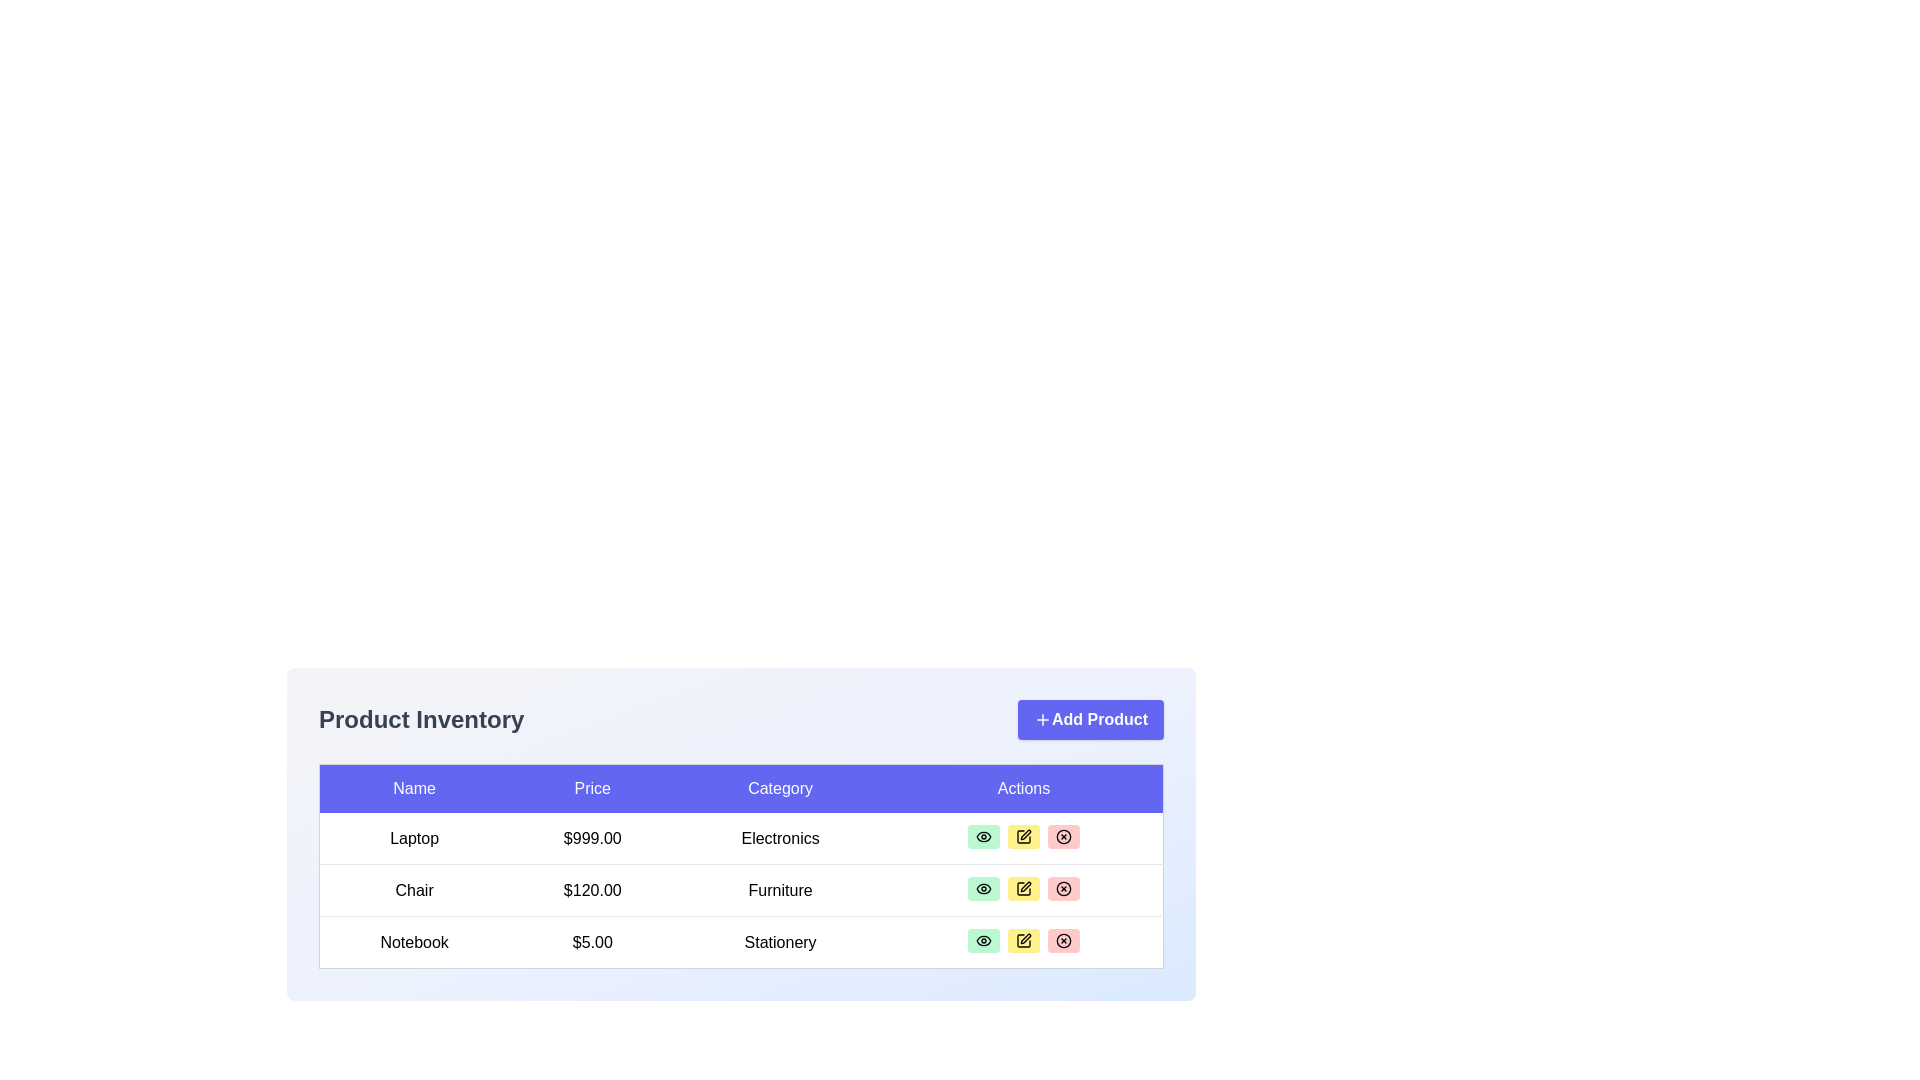  I want to click on the red circular button with an 'X' icon in the 'Actions' column of the 'Product Inventory' table, so click(1062, 941).